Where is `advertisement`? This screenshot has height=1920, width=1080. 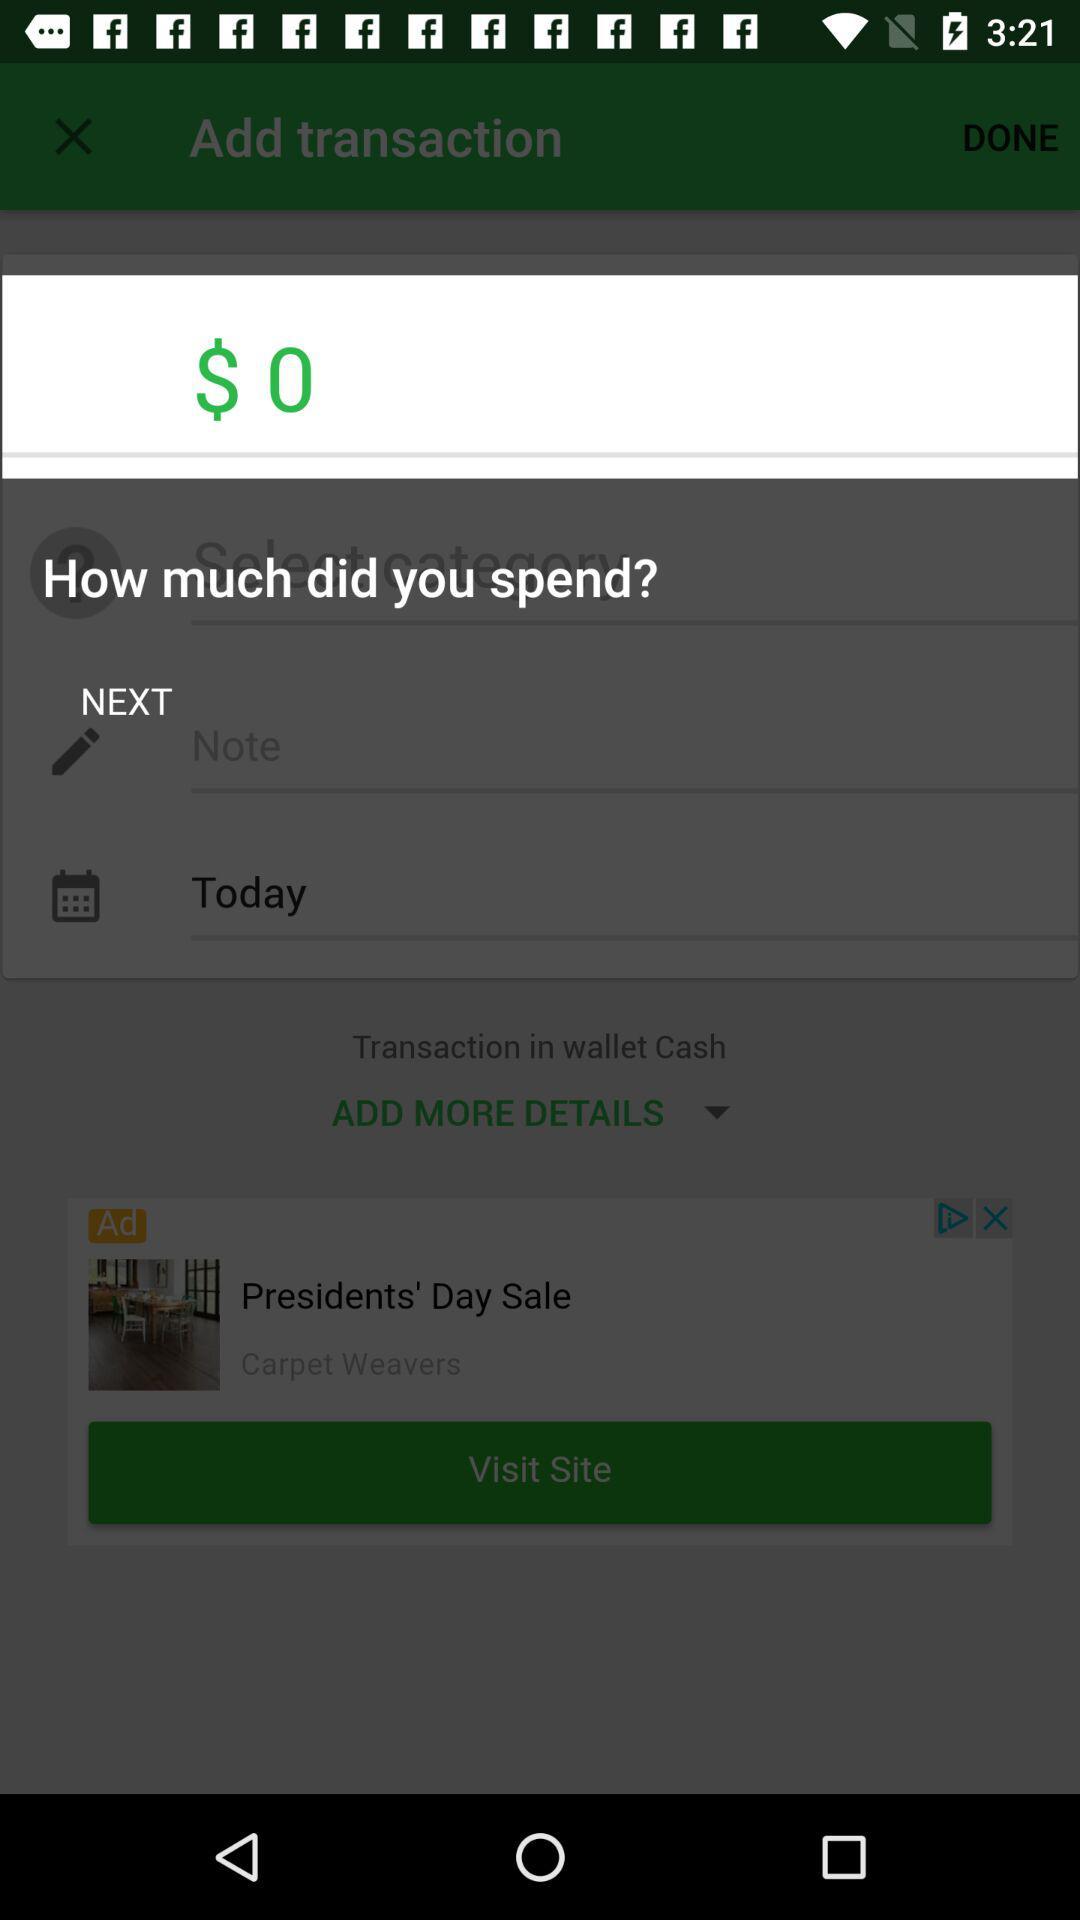
advertisement is located at coordinates (540, 1370).